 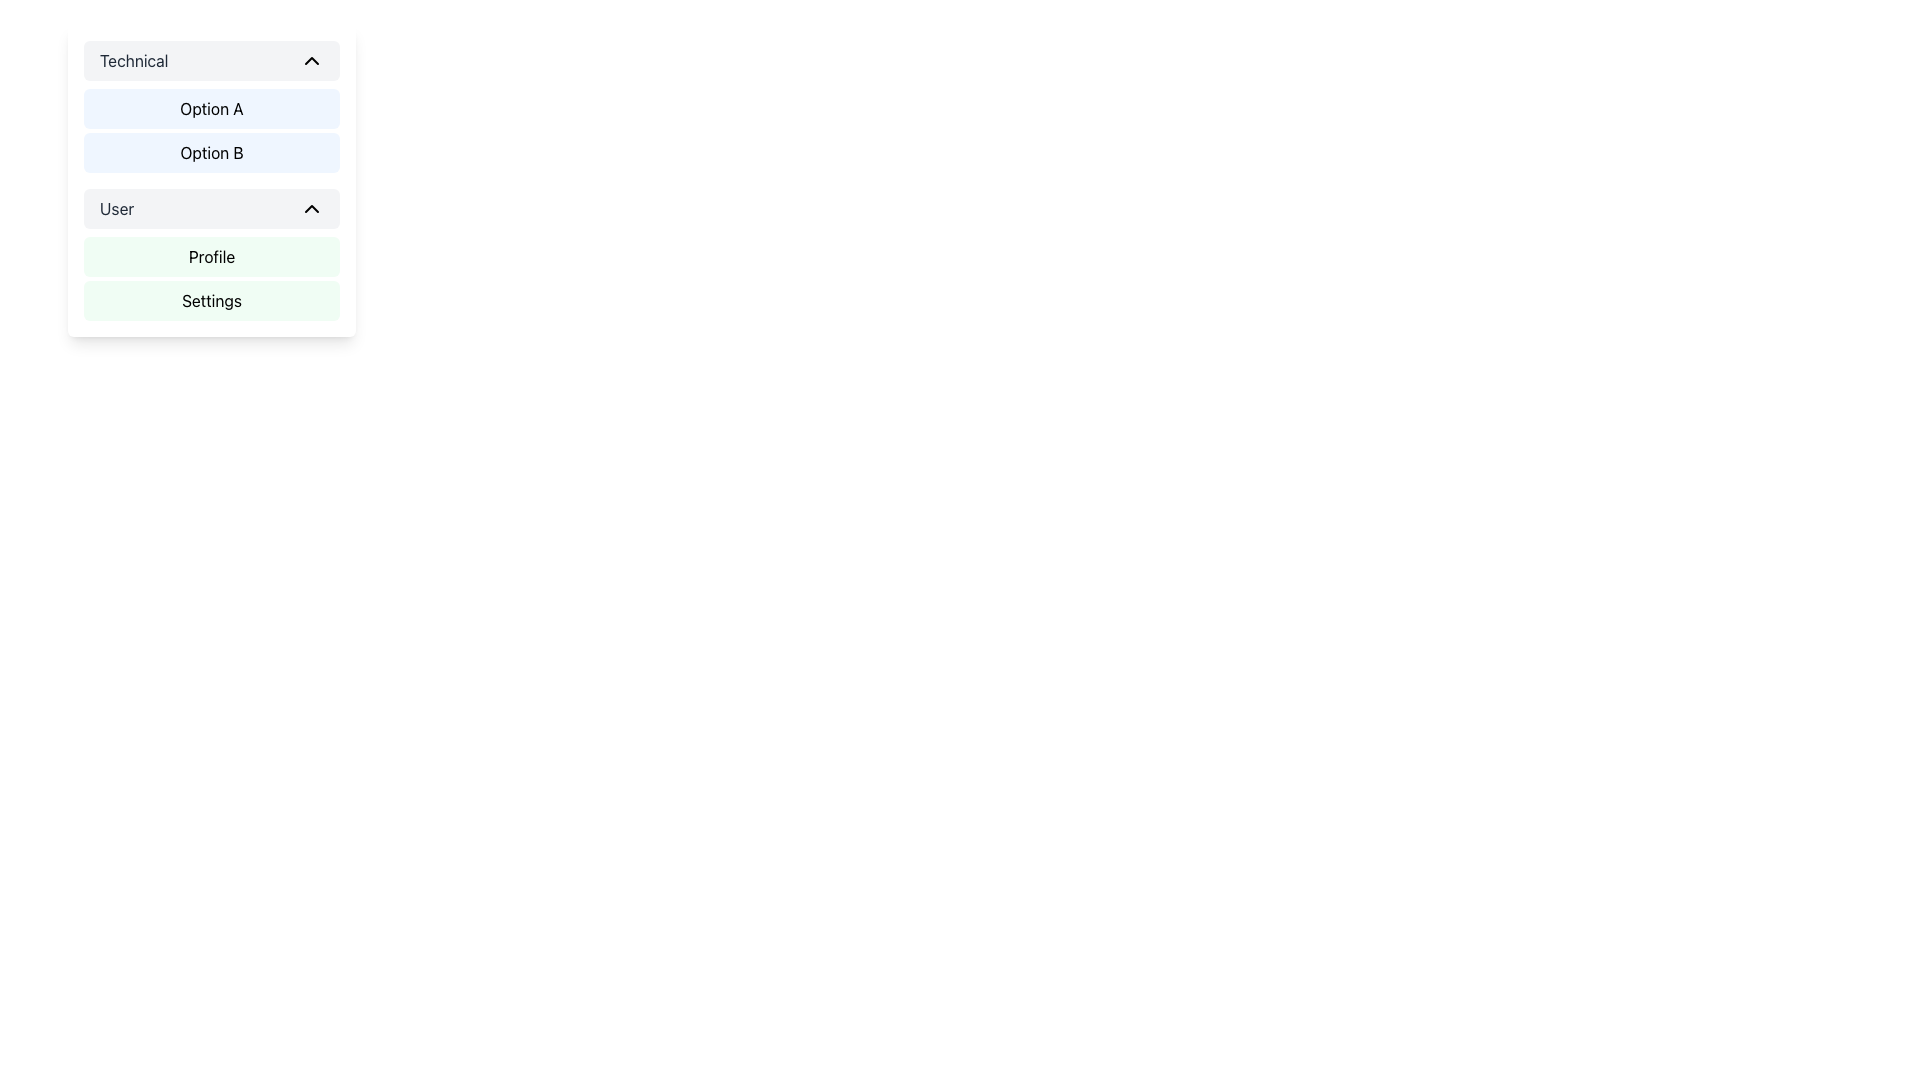 I want to click on the user settings button located below the Profile button in the user menu to observe a styling change, so click(x=211, y=300).